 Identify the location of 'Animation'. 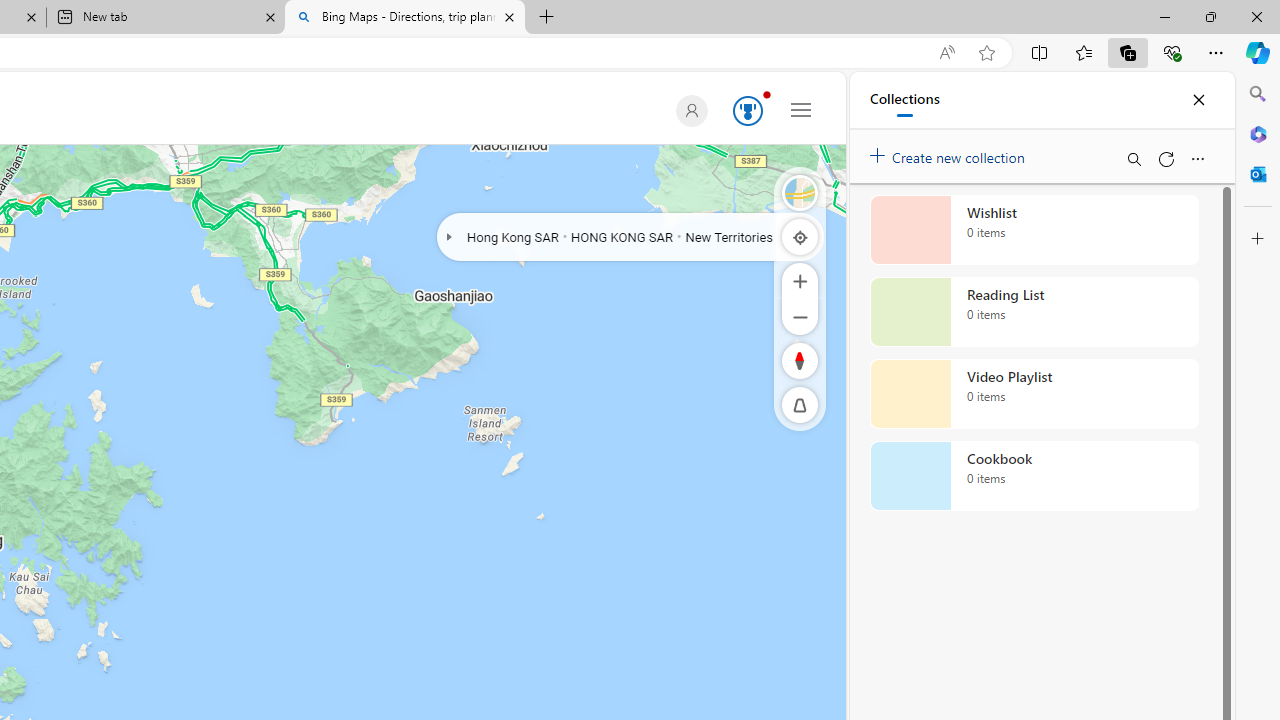
(765, 95).